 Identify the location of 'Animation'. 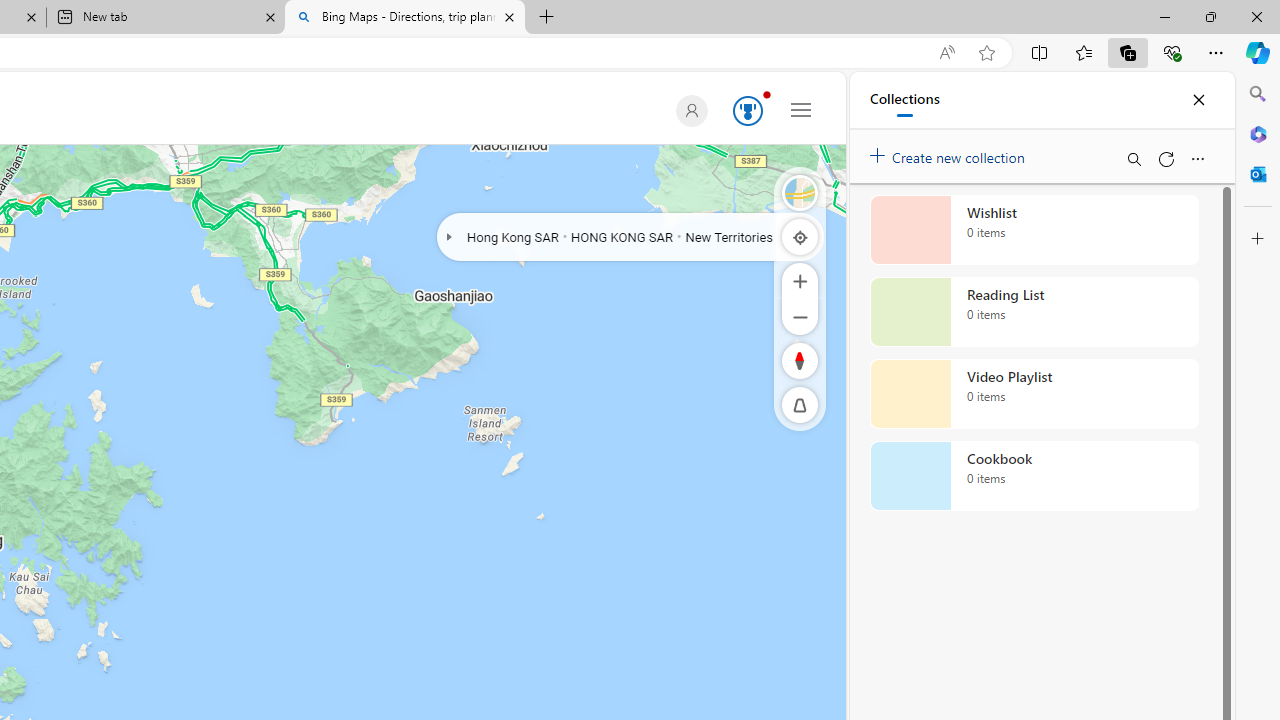
(765, 95).